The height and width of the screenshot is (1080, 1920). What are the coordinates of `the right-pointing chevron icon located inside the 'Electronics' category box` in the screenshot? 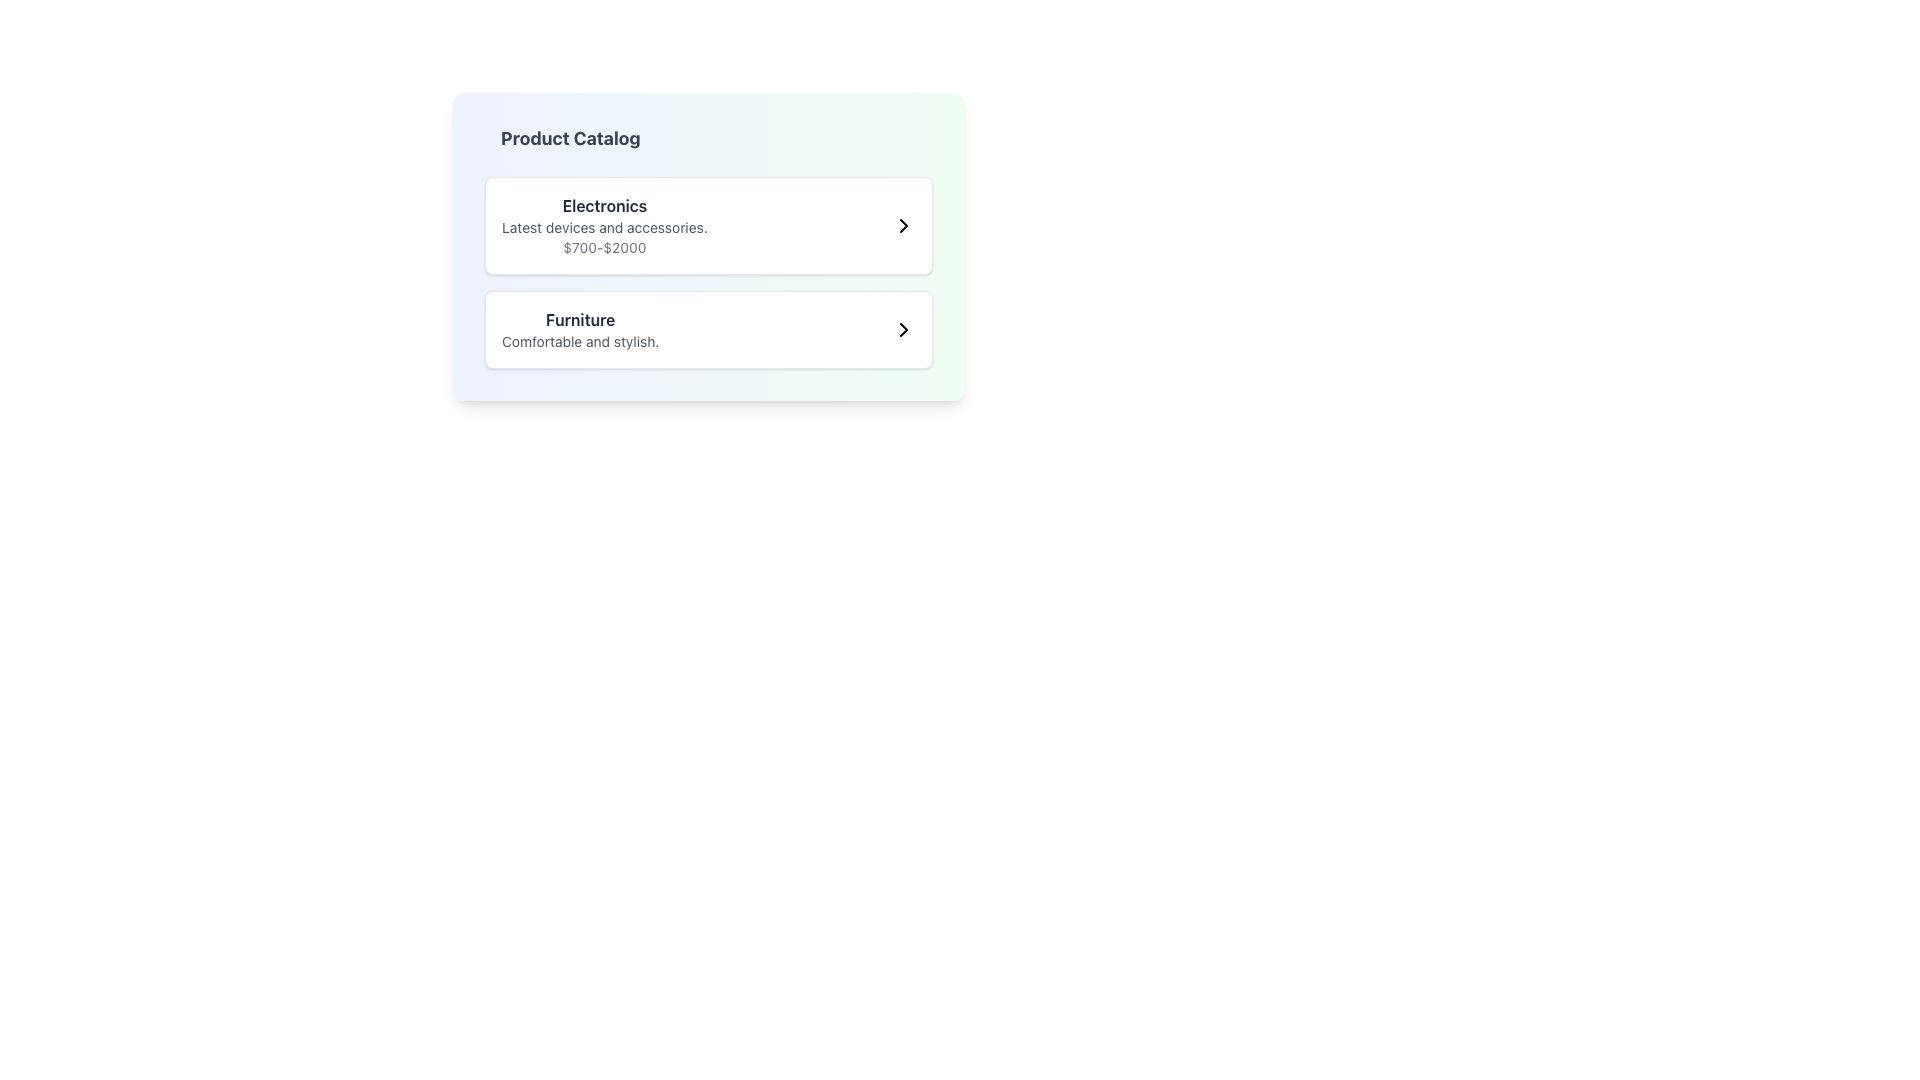 It's located at (902, 225).